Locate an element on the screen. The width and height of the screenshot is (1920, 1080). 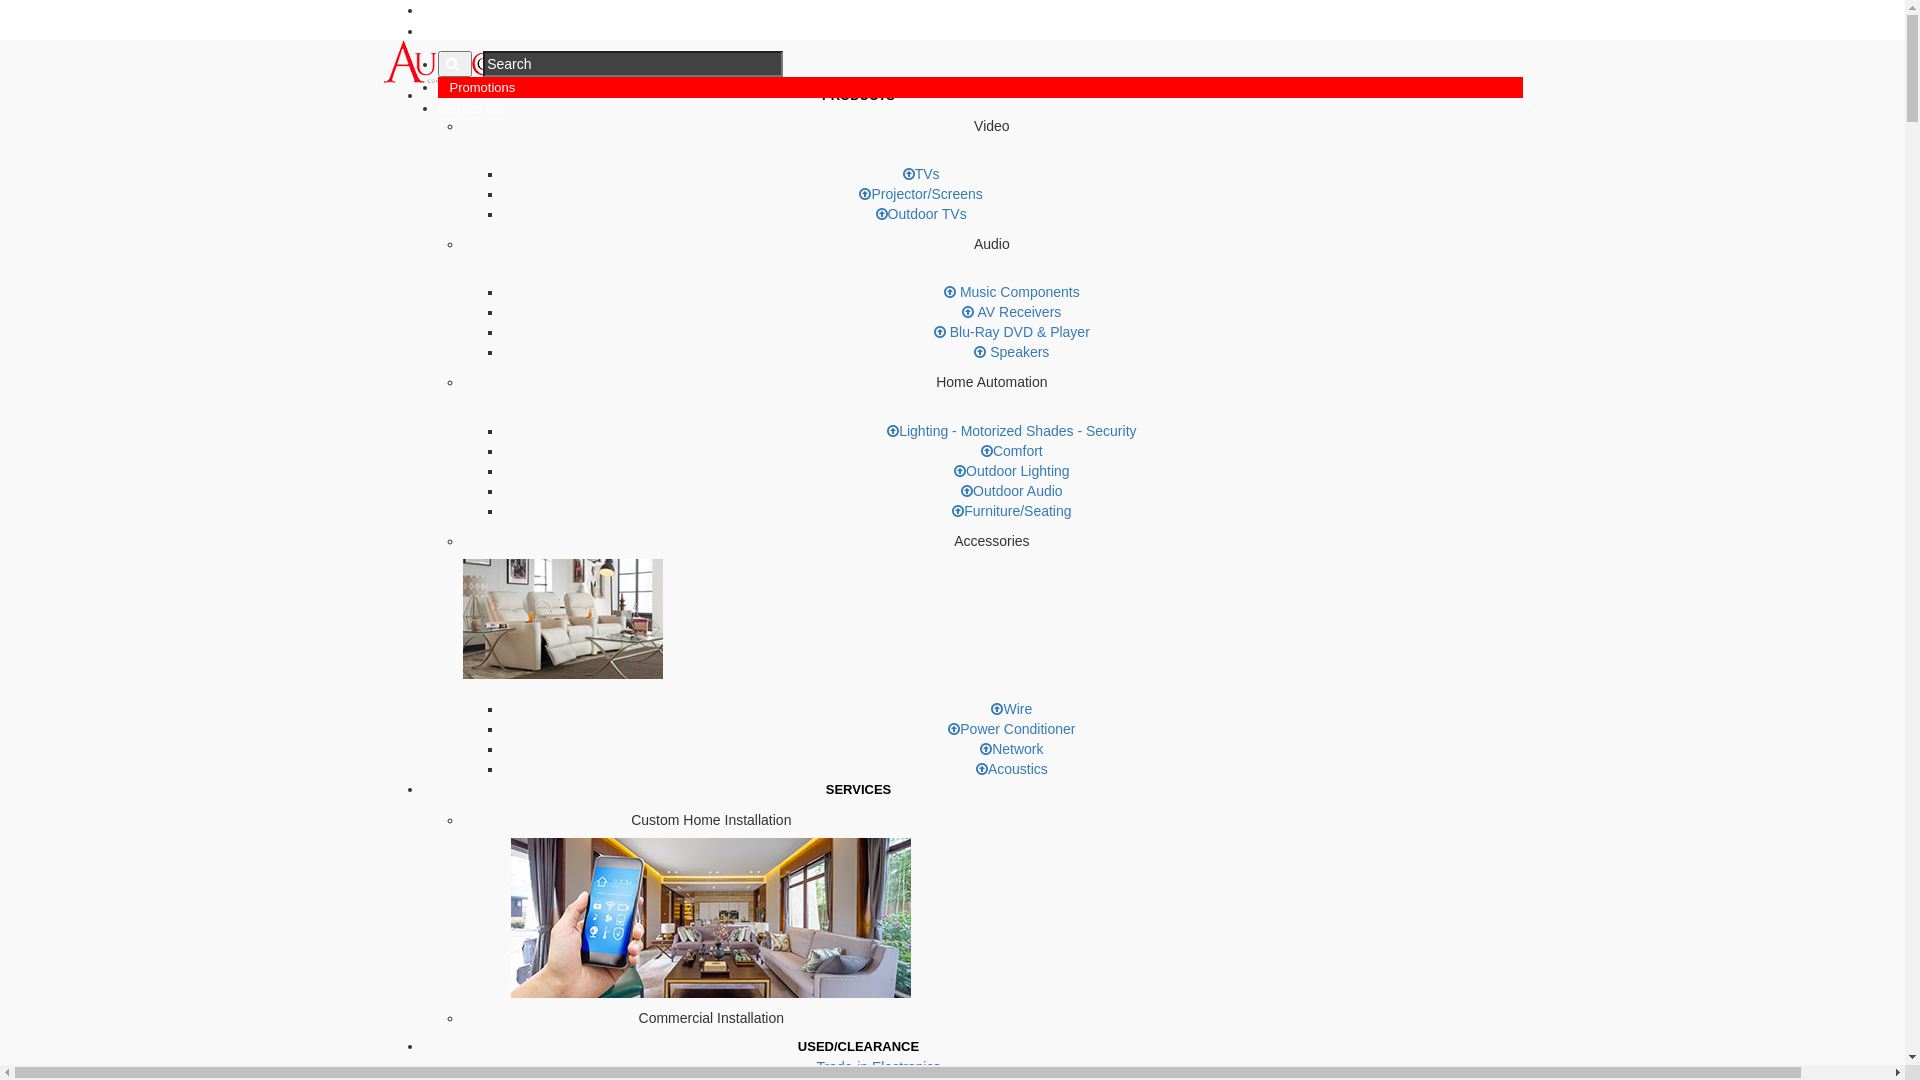
'Wire' is located at coordinates (1011, 708).